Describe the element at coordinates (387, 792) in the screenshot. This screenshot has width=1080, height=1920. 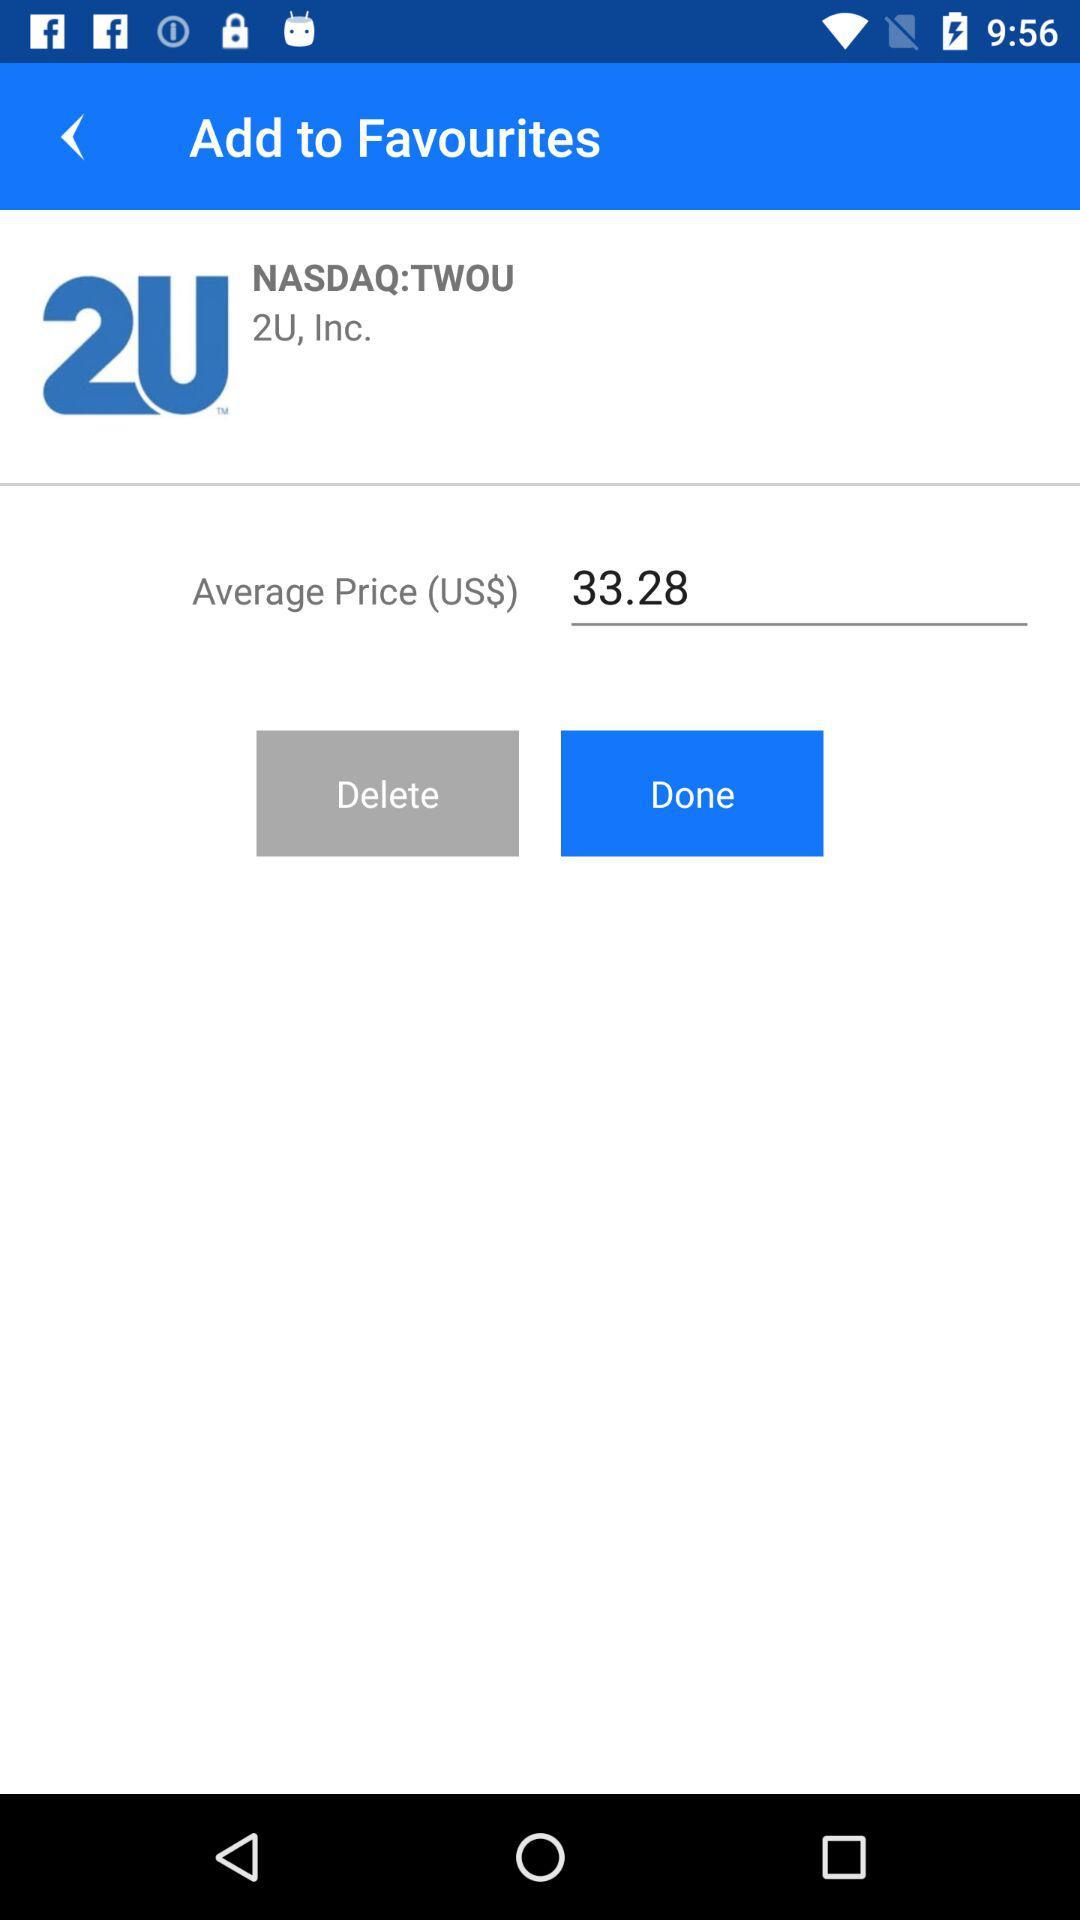
I see `icon to the left of the done` at that location.